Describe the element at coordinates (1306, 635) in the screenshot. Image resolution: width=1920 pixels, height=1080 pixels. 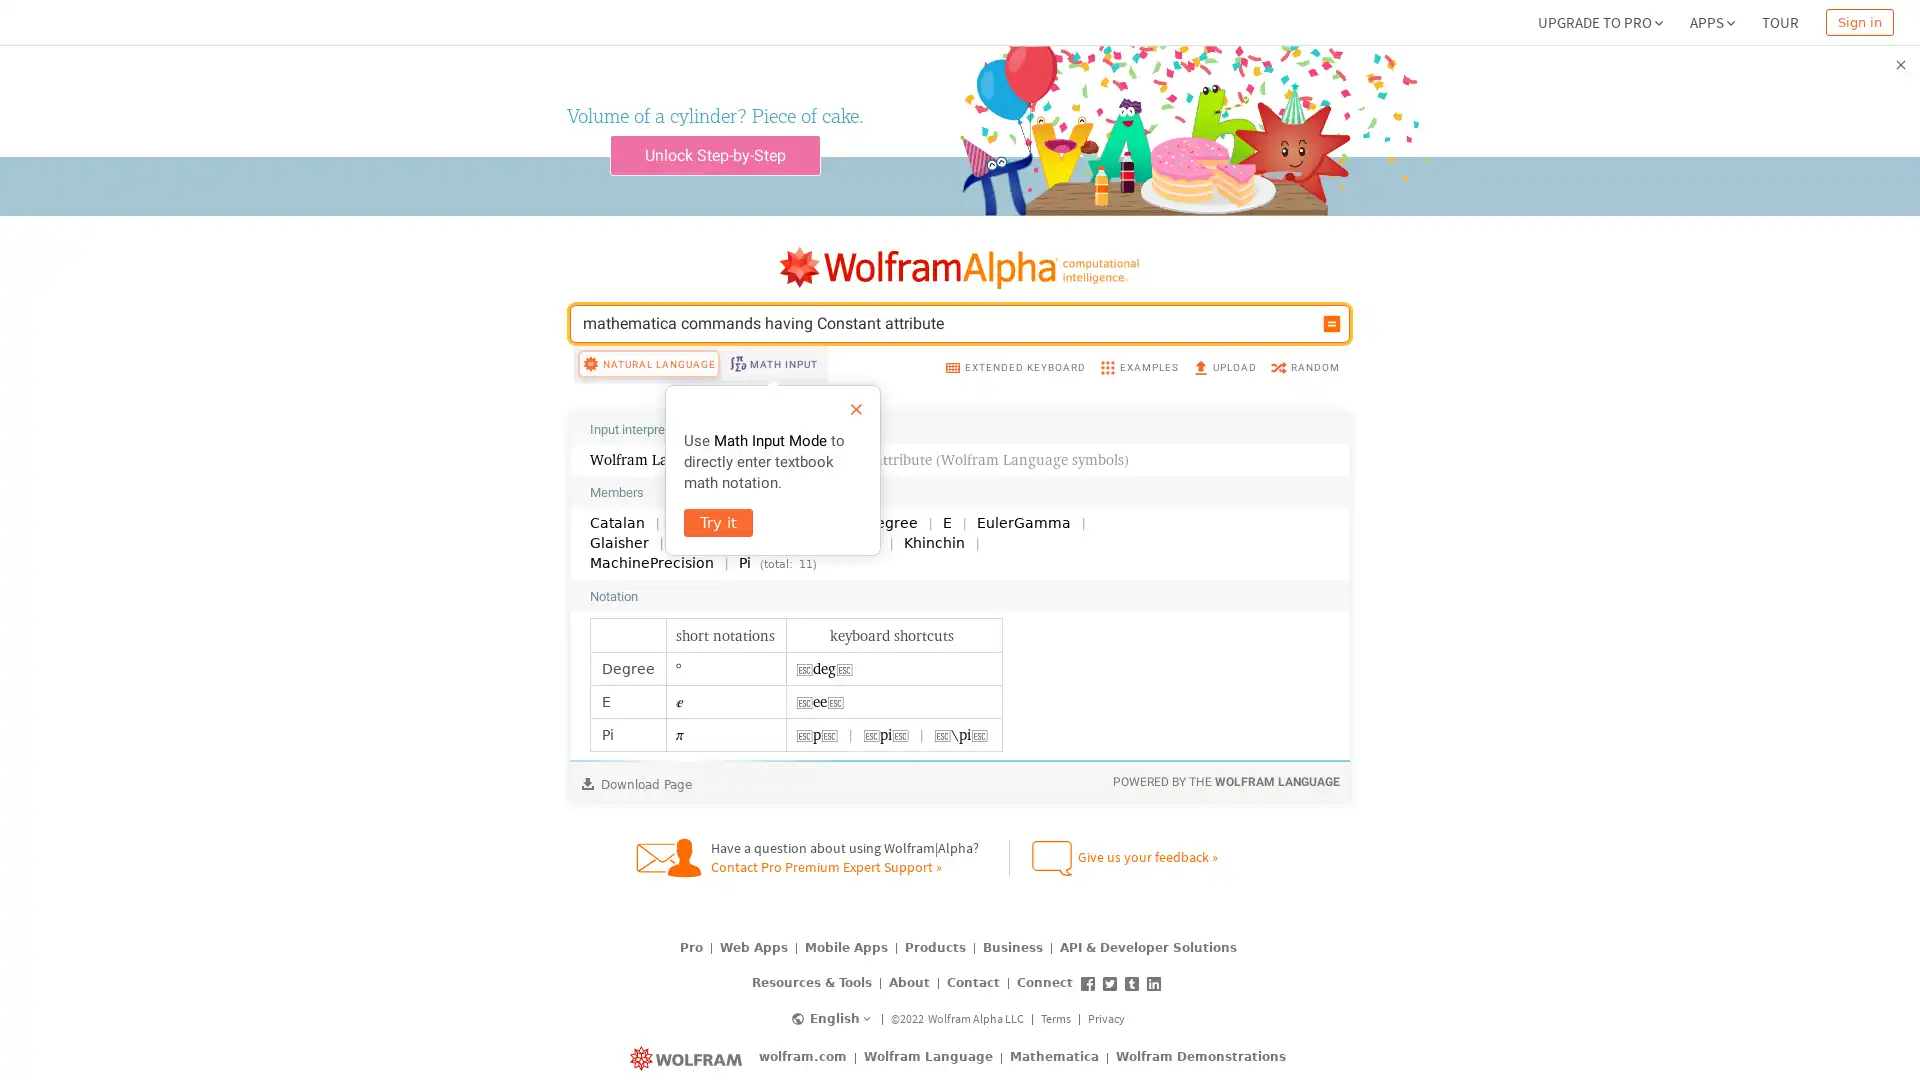
I see `More` at that location.